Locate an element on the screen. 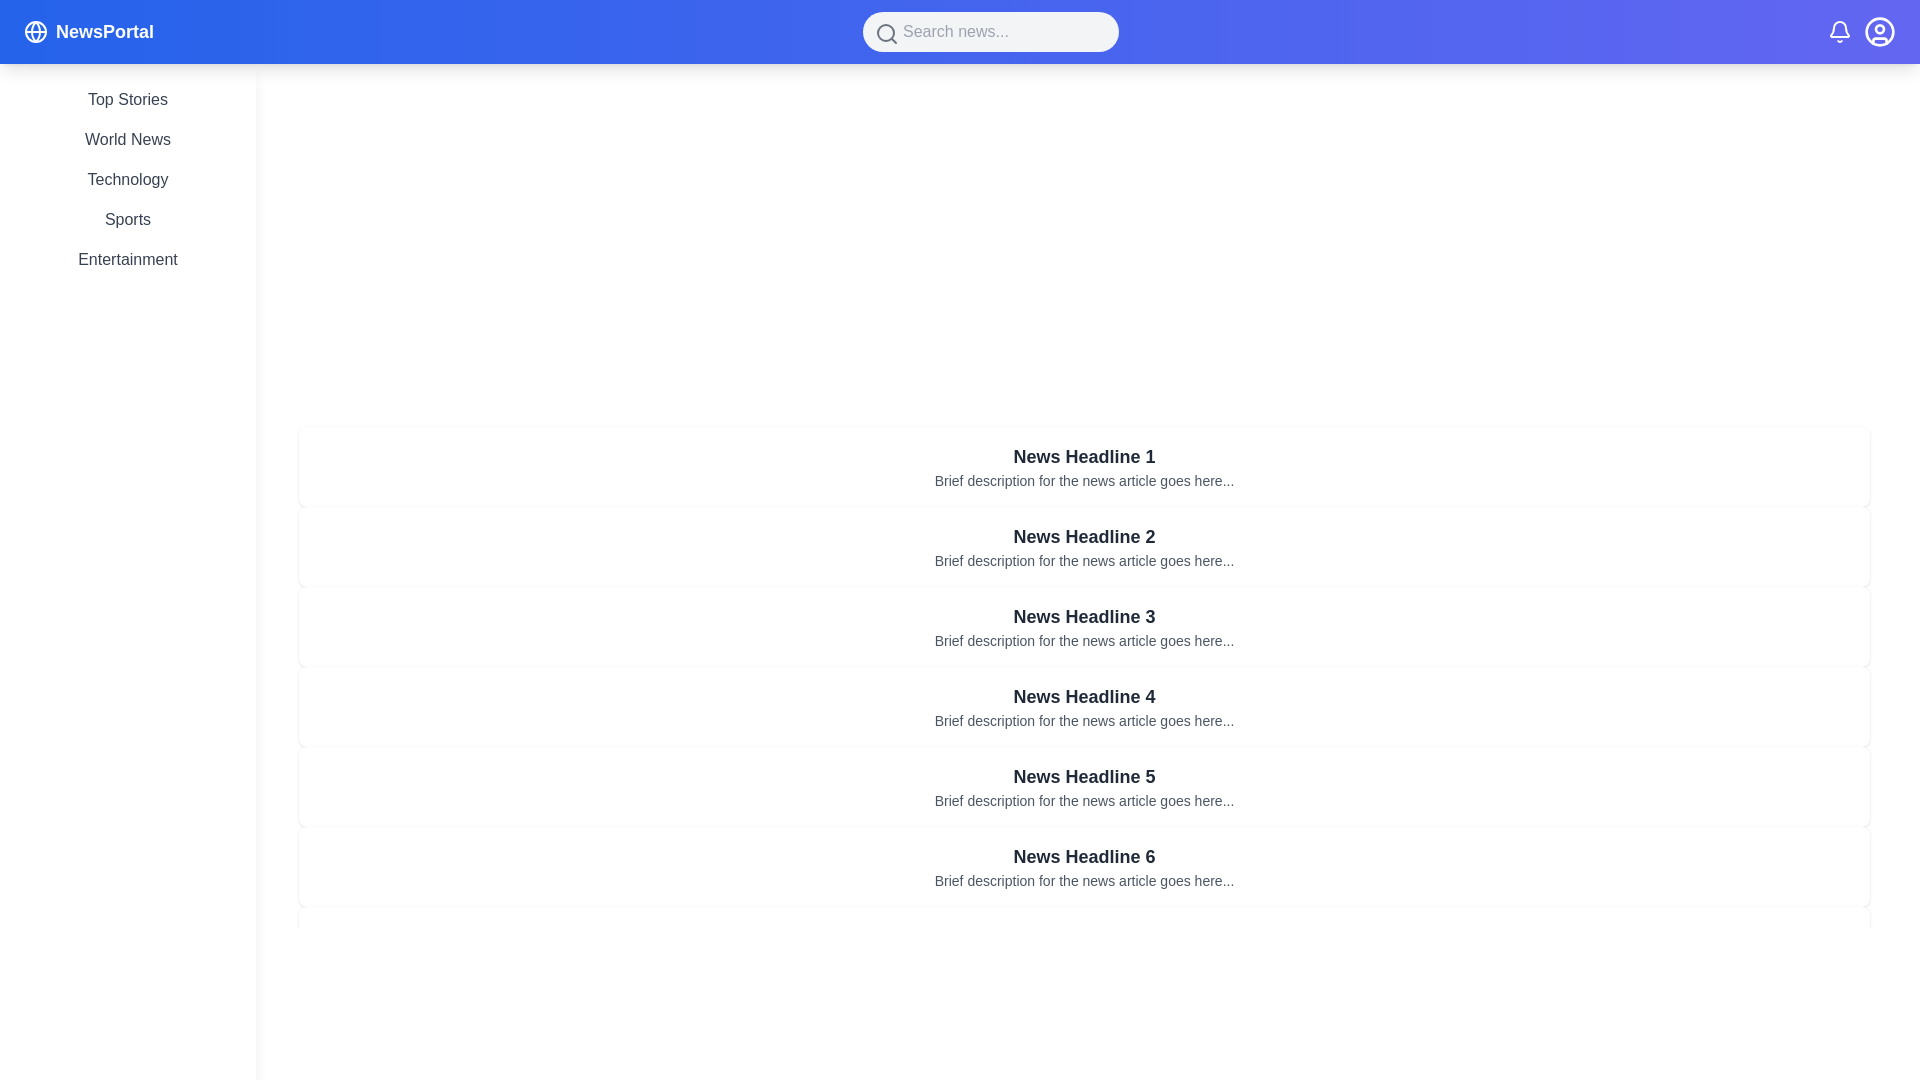  the rectangular card containing the bold heading 'News Headline 3' and the description 'Brief description for the news article goes here...', which is the third item in a vertical list of news articles is located at coordinates (1083, 626).